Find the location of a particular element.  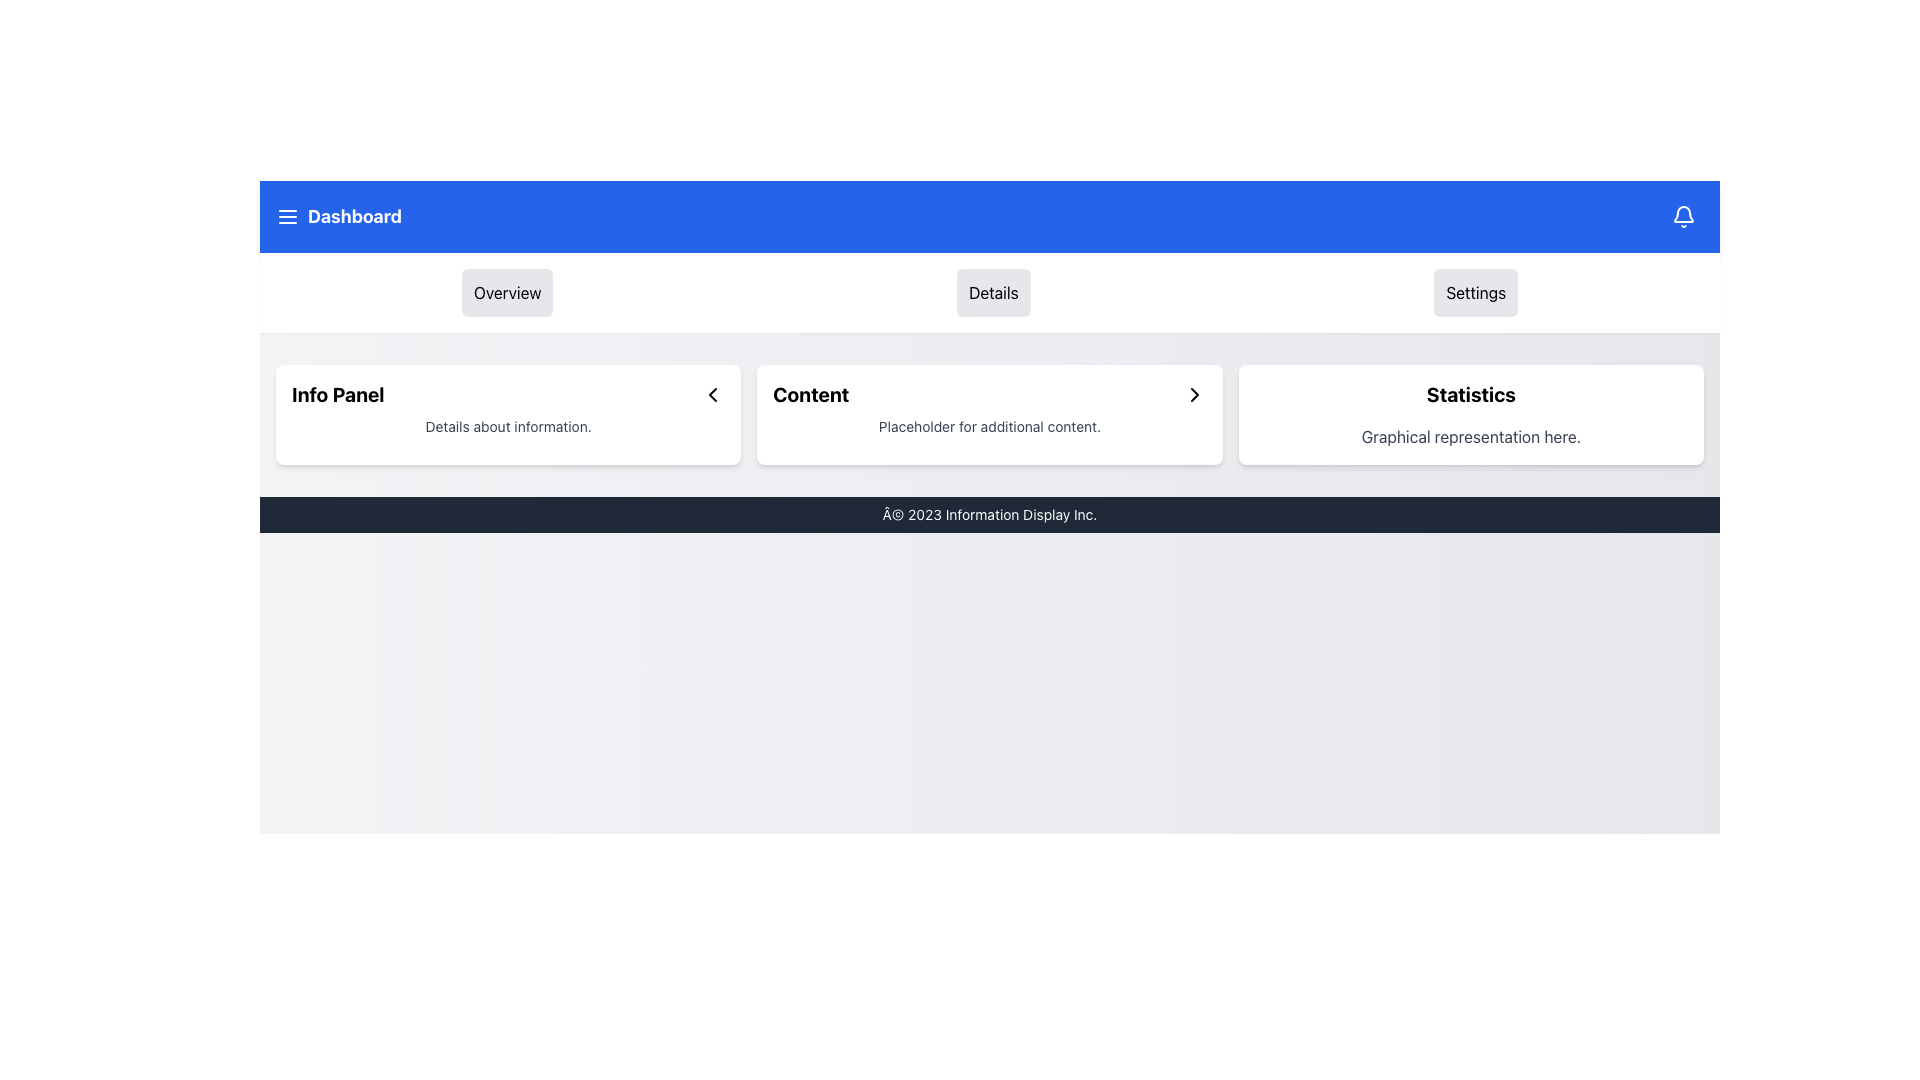

the navigation button located to the left of the 'Details' button in the top section of the interface to switch to the overview section is located at coordinates (507, 293).